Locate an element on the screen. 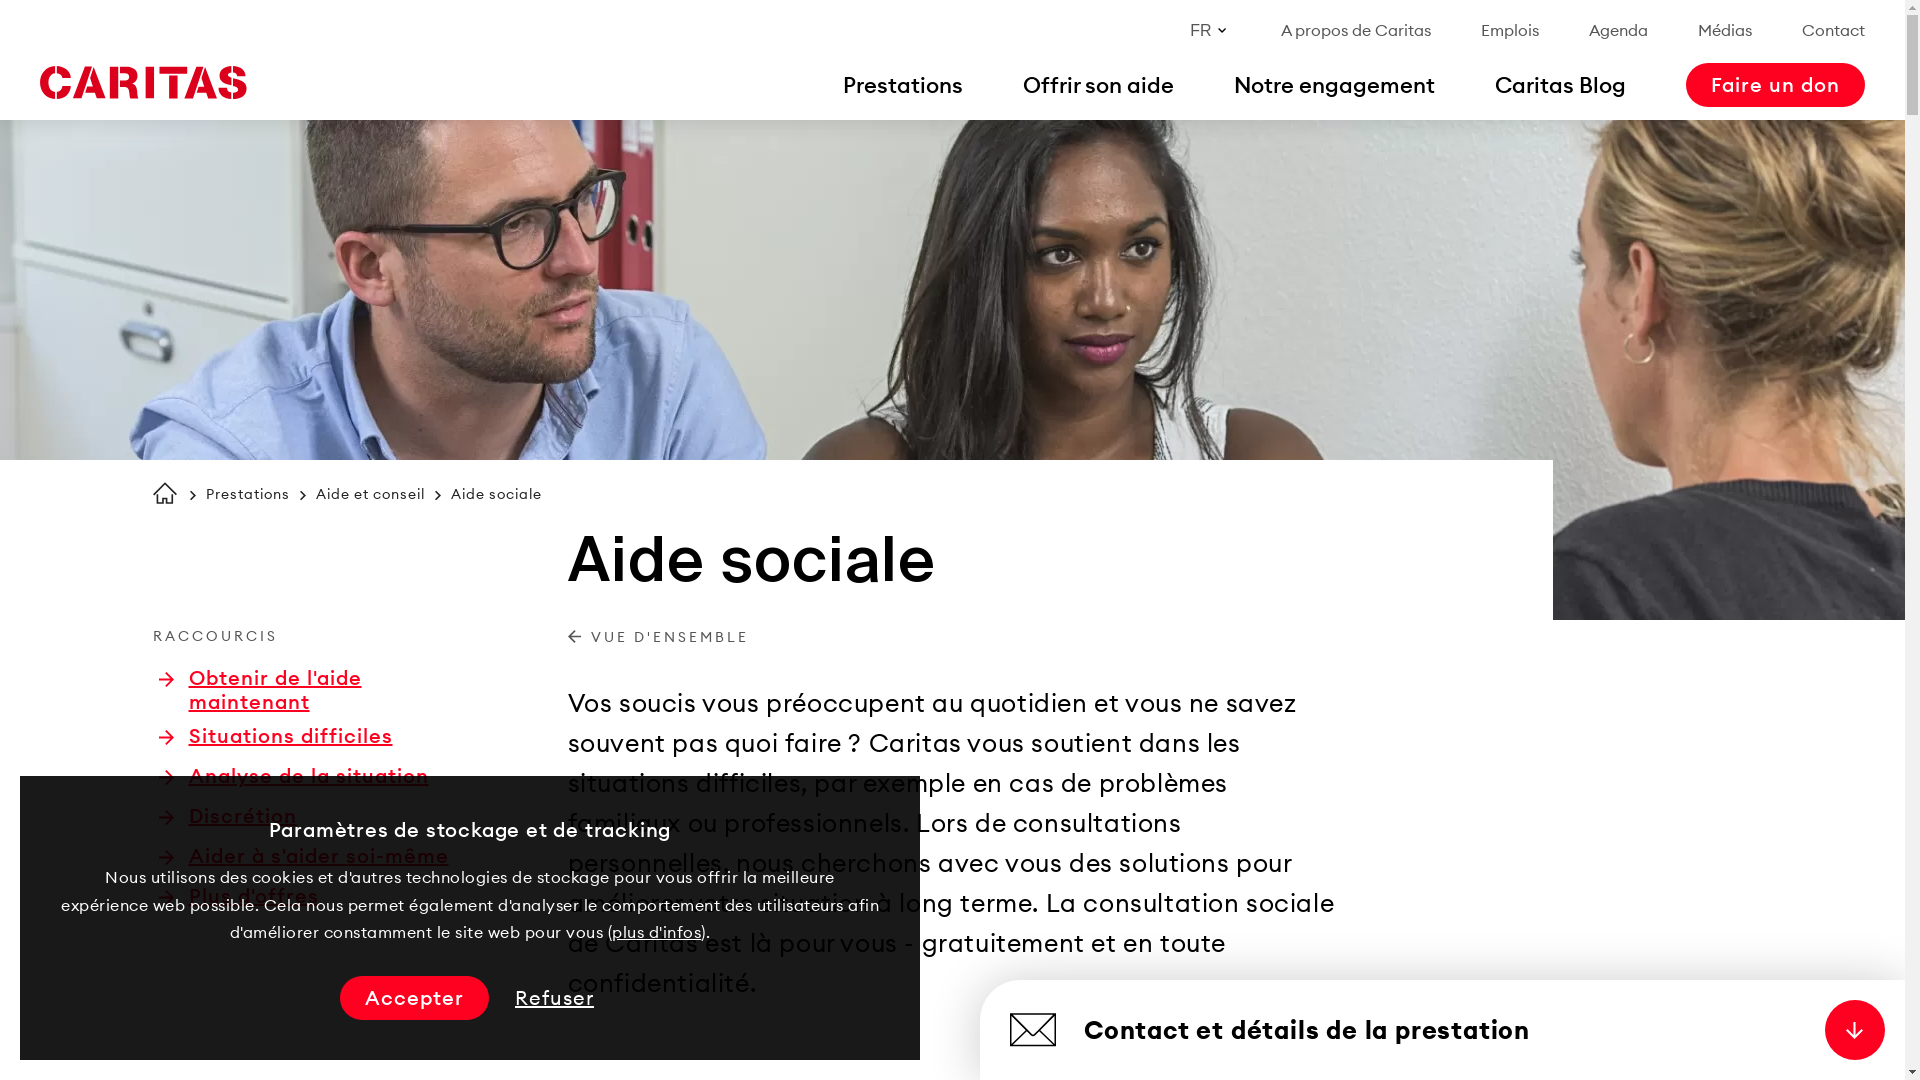 Image resolution: width=1920 pixels, height=1080 pixels. 'Prestations' is located at coordinates (247, 494).